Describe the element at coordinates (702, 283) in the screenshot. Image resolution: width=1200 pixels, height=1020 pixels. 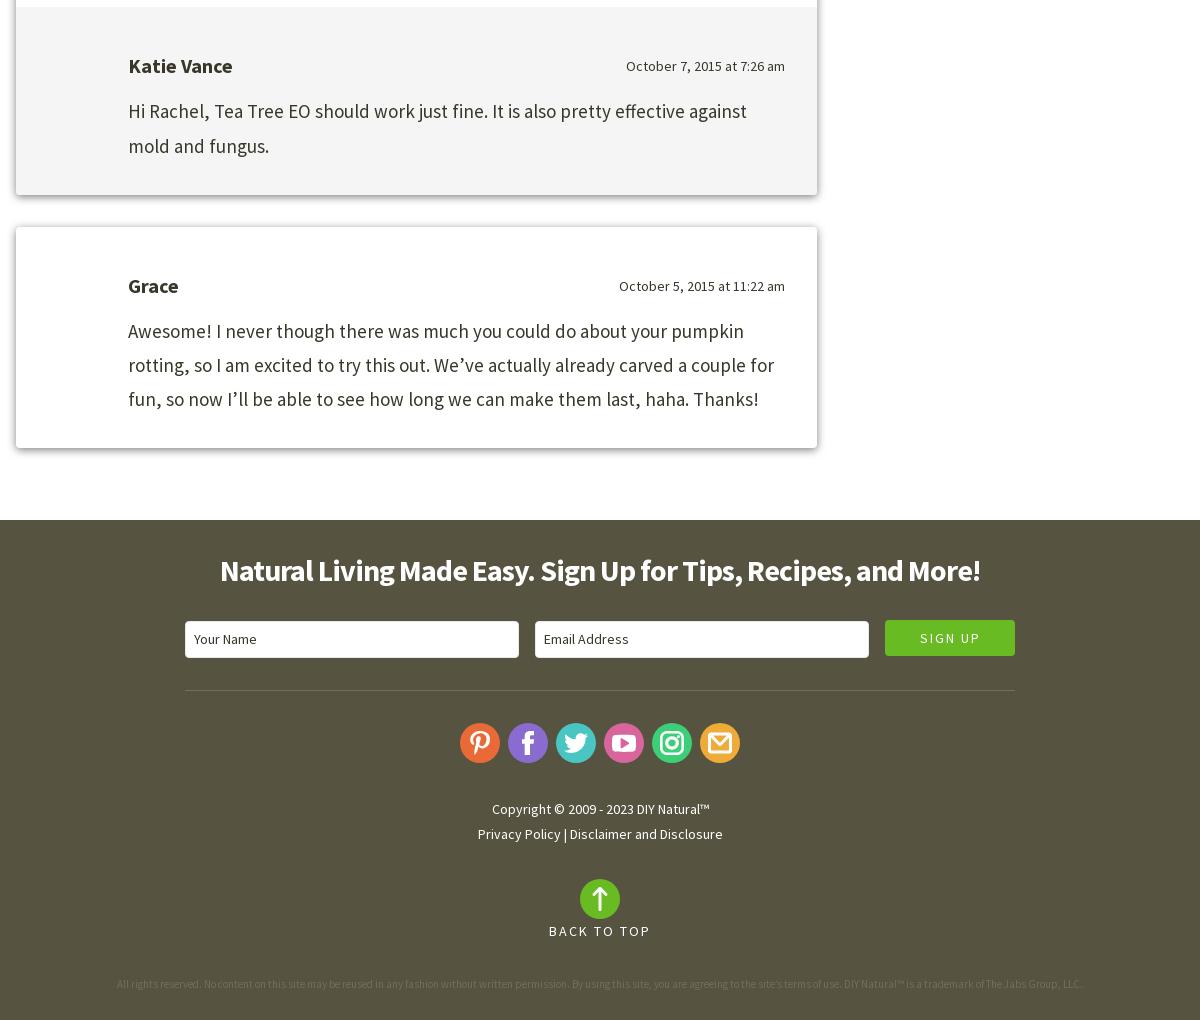
I see `'October 5, 2015 at 11:22 am'` at that location.